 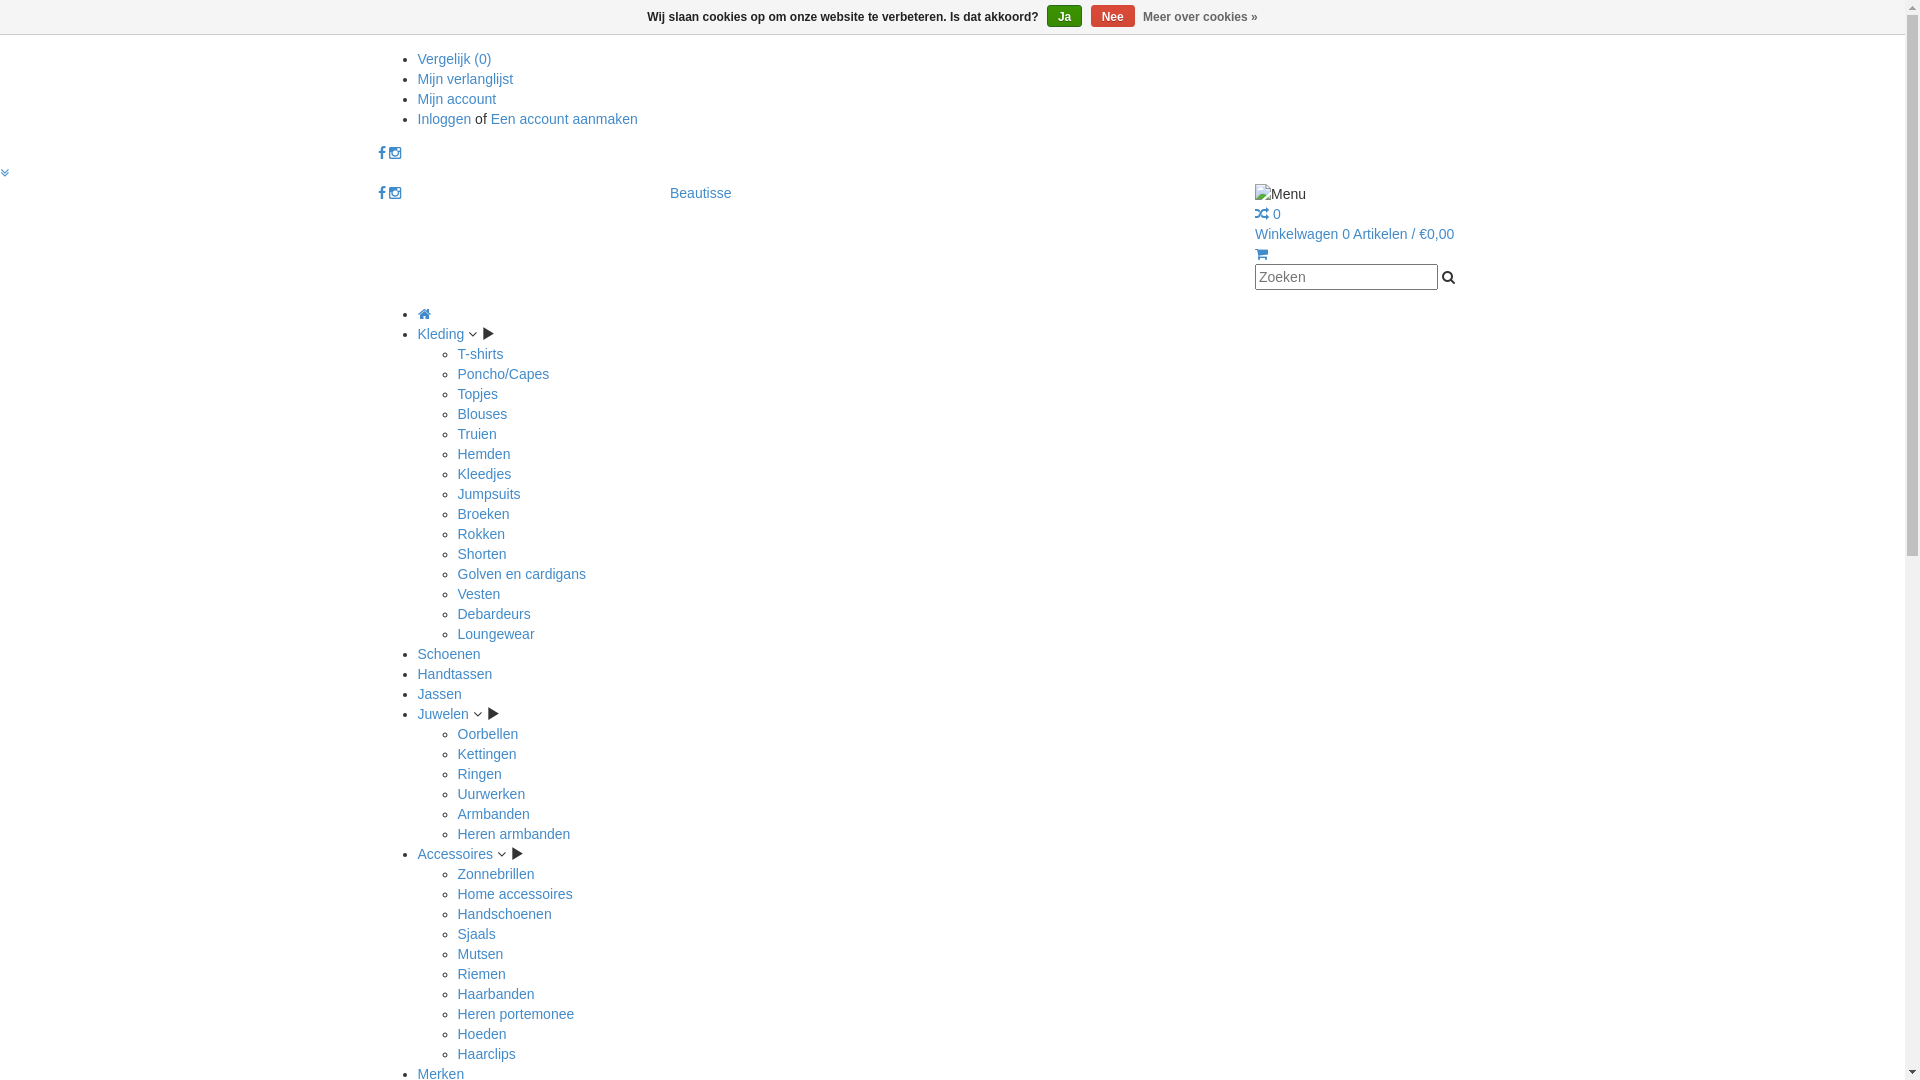 I want to click on 'Jumpsuits', so click(x=489, y=493).